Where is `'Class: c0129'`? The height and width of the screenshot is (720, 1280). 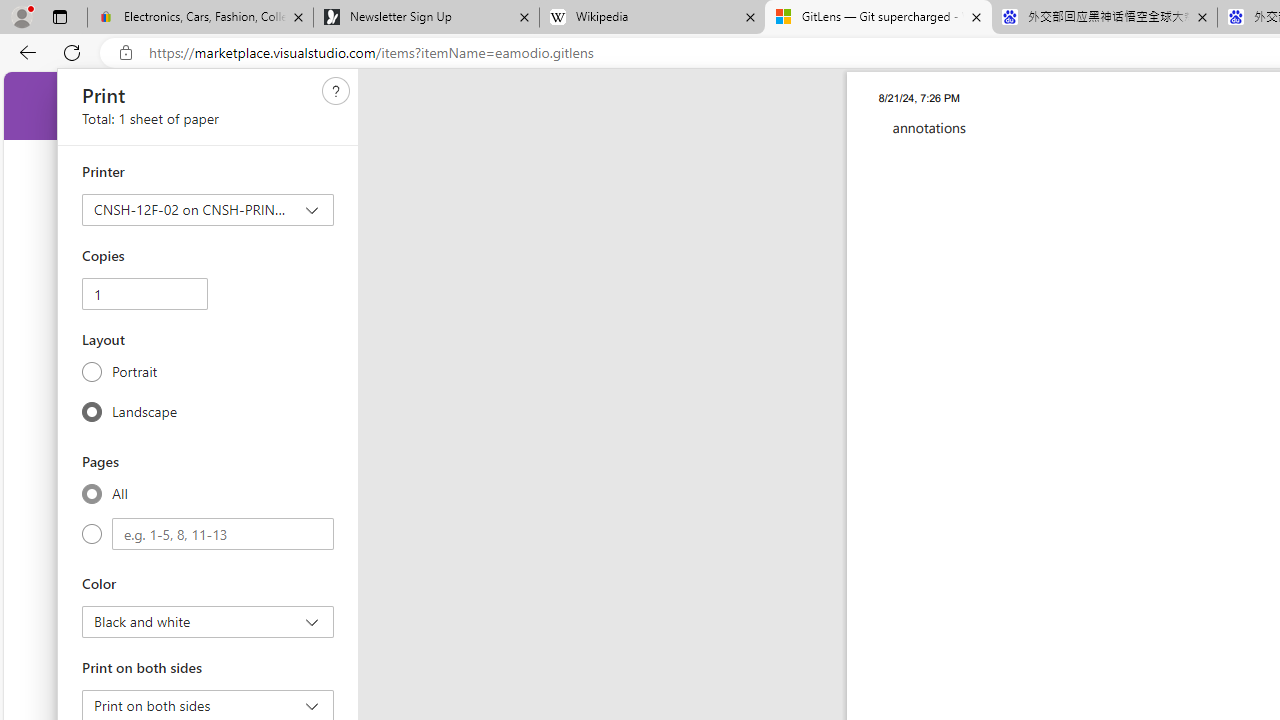
'Class: c0129' is located at coordinates (336, 91).